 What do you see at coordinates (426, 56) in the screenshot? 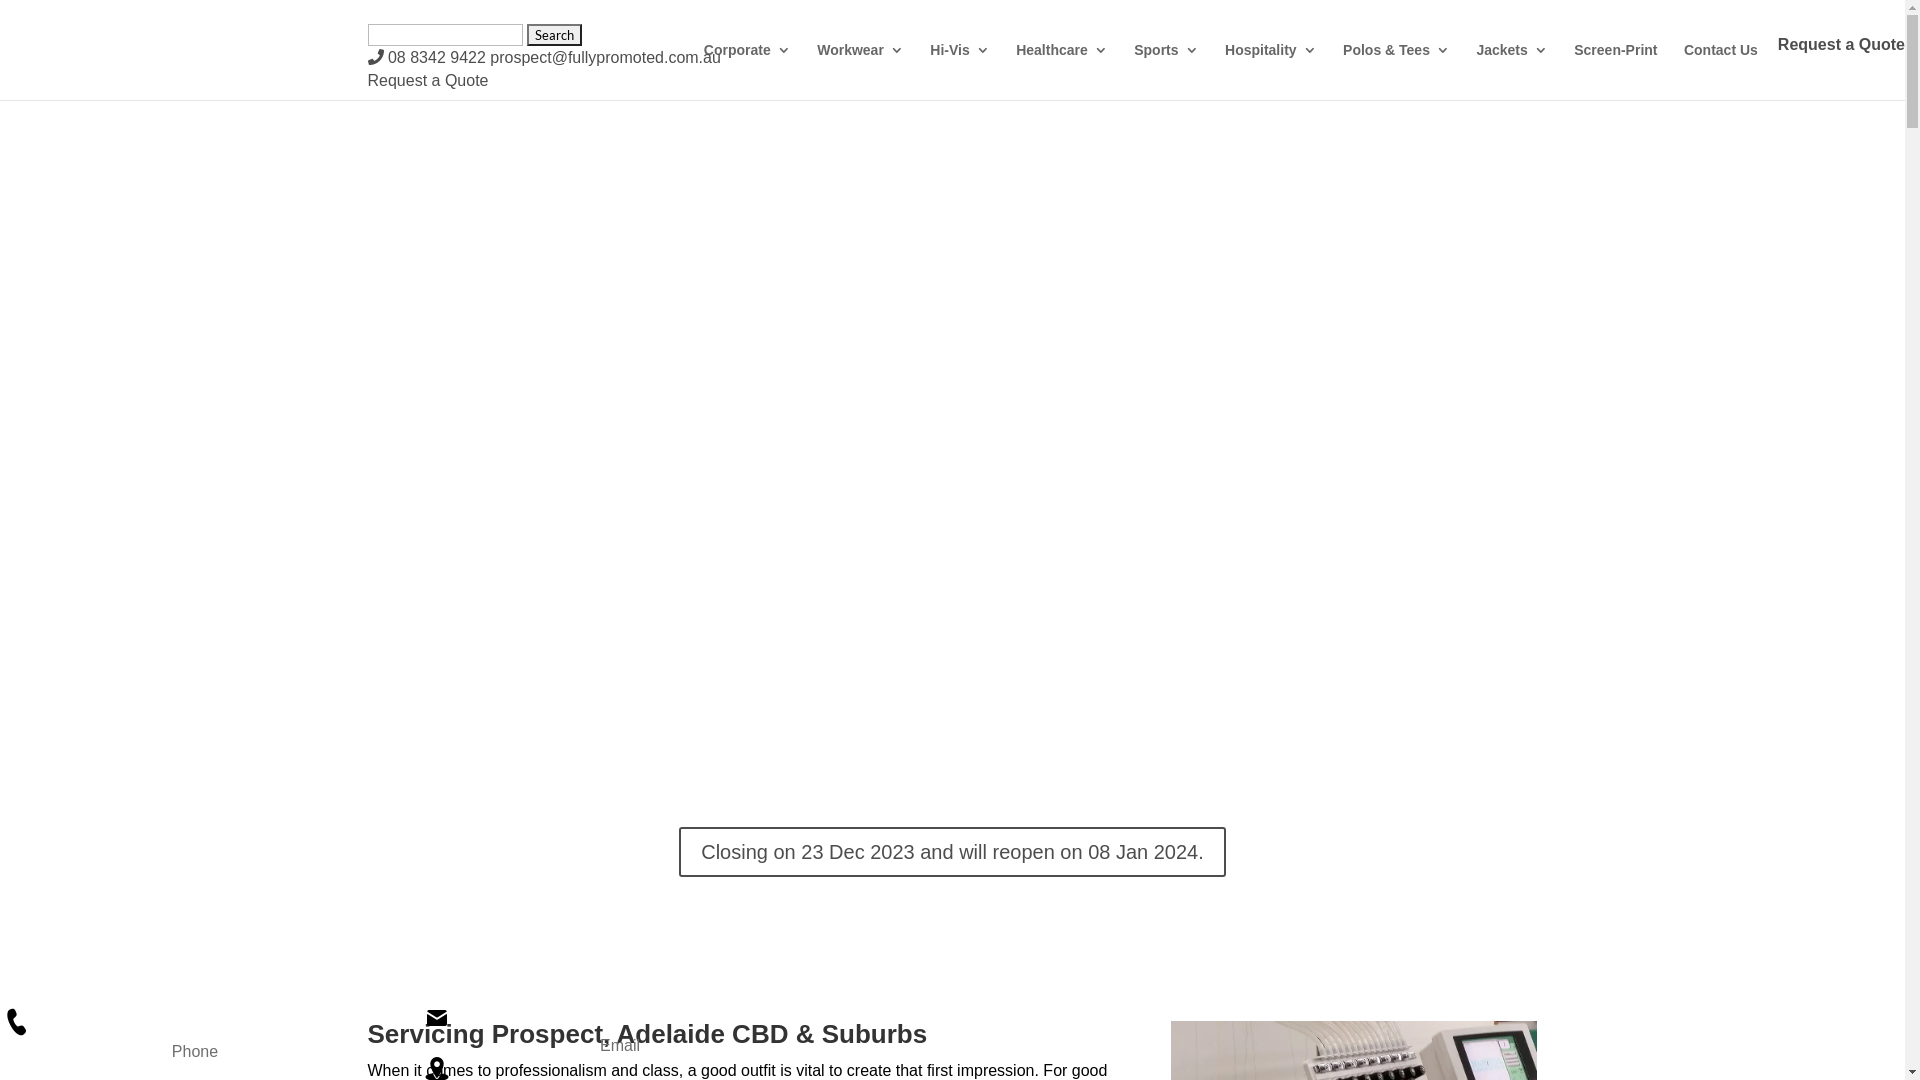
I see `'08 8342 9422'` at bounding box center [426, 56].